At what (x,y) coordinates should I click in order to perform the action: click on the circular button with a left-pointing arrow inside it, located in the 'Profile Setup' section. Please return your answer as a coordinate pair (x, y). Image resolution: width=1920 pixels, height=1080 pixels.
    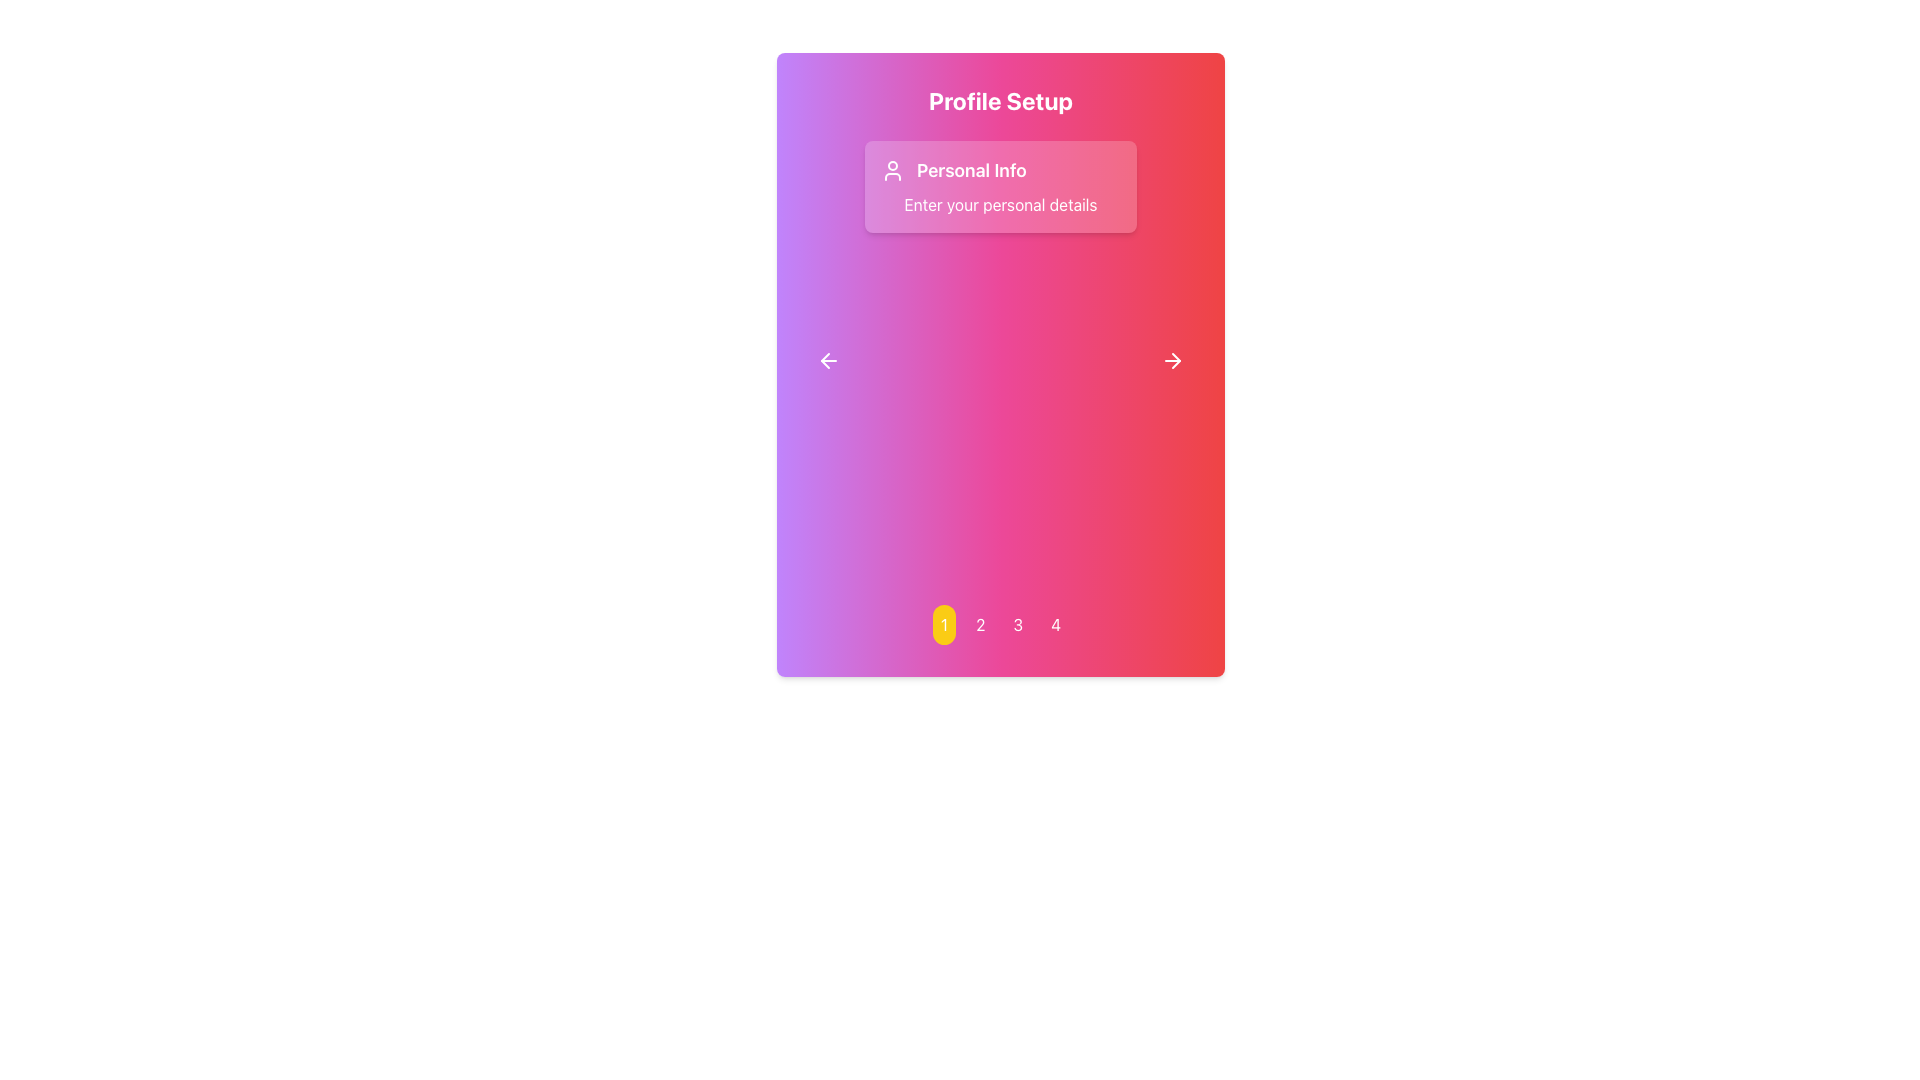
    Looking at the image, I should click on (829, 361).